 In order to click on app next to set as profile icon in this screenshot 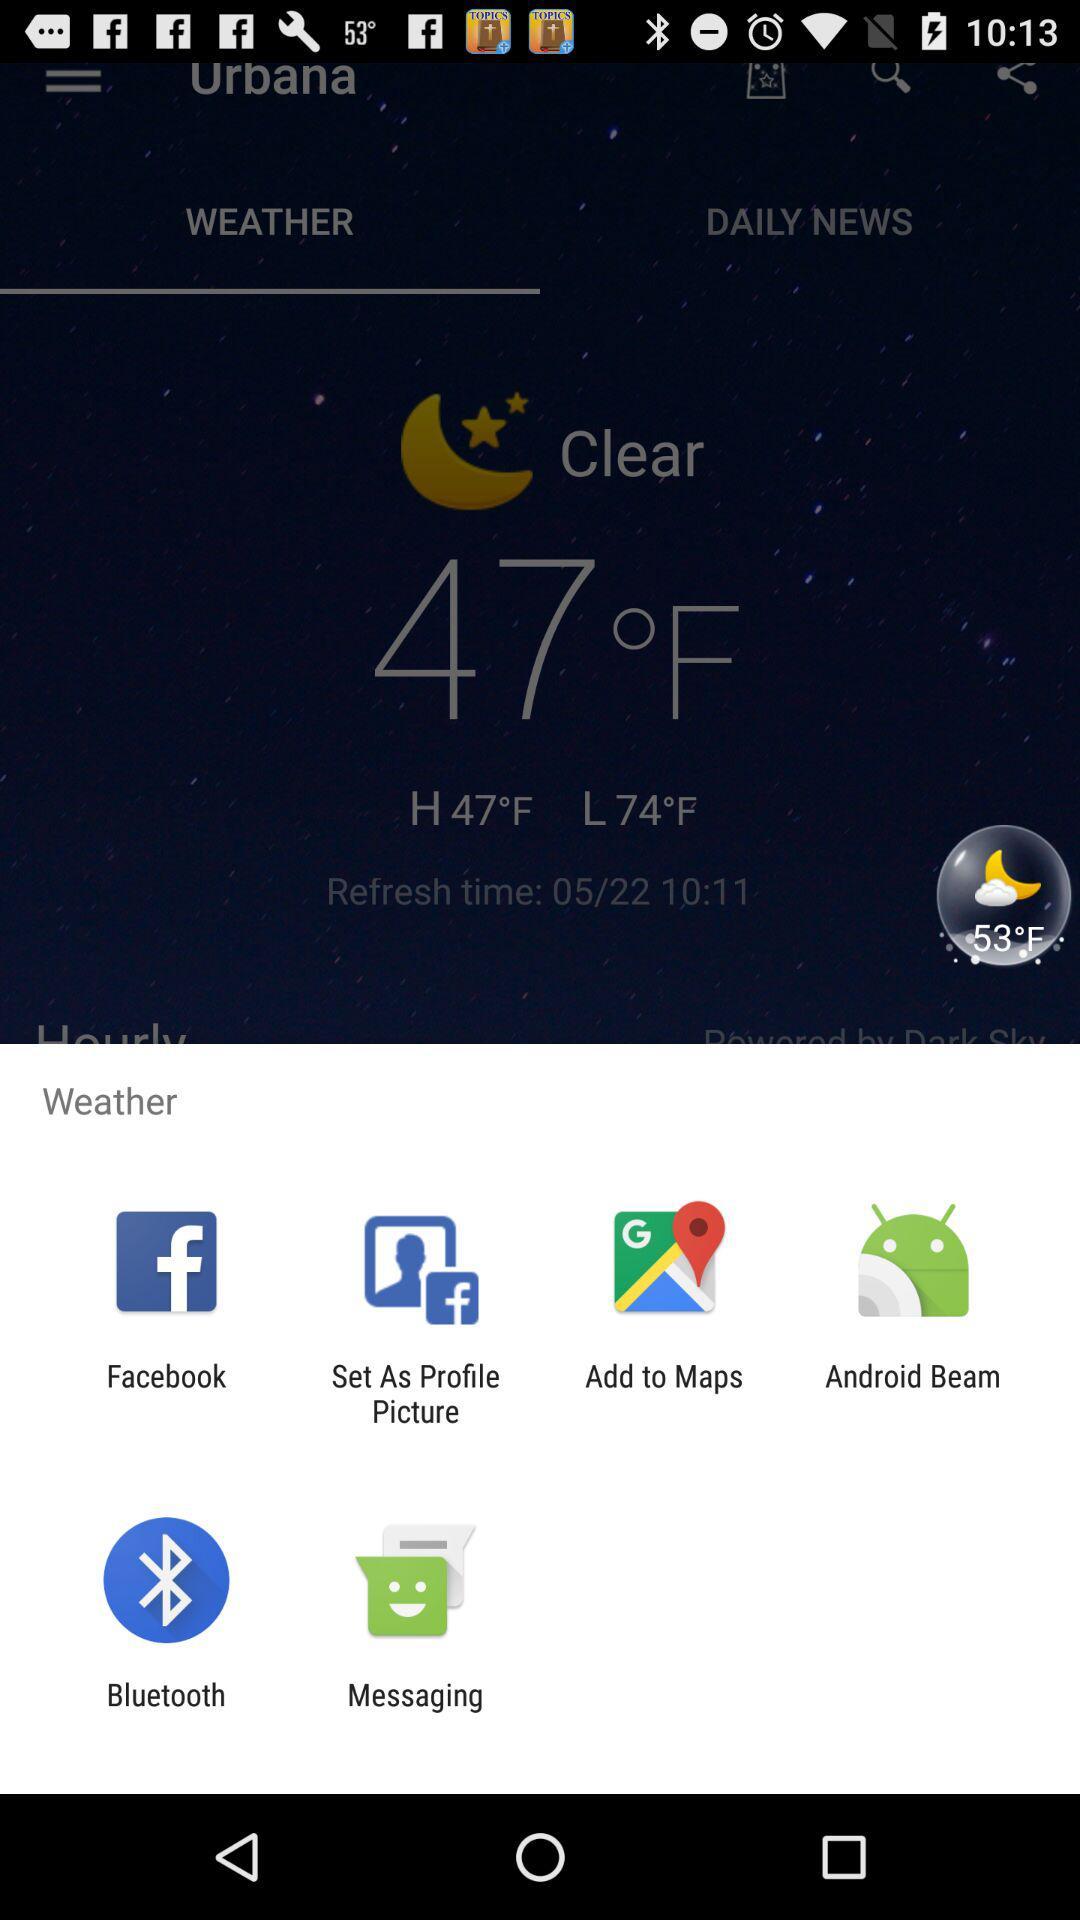, I will do `click(165, 1392)`.